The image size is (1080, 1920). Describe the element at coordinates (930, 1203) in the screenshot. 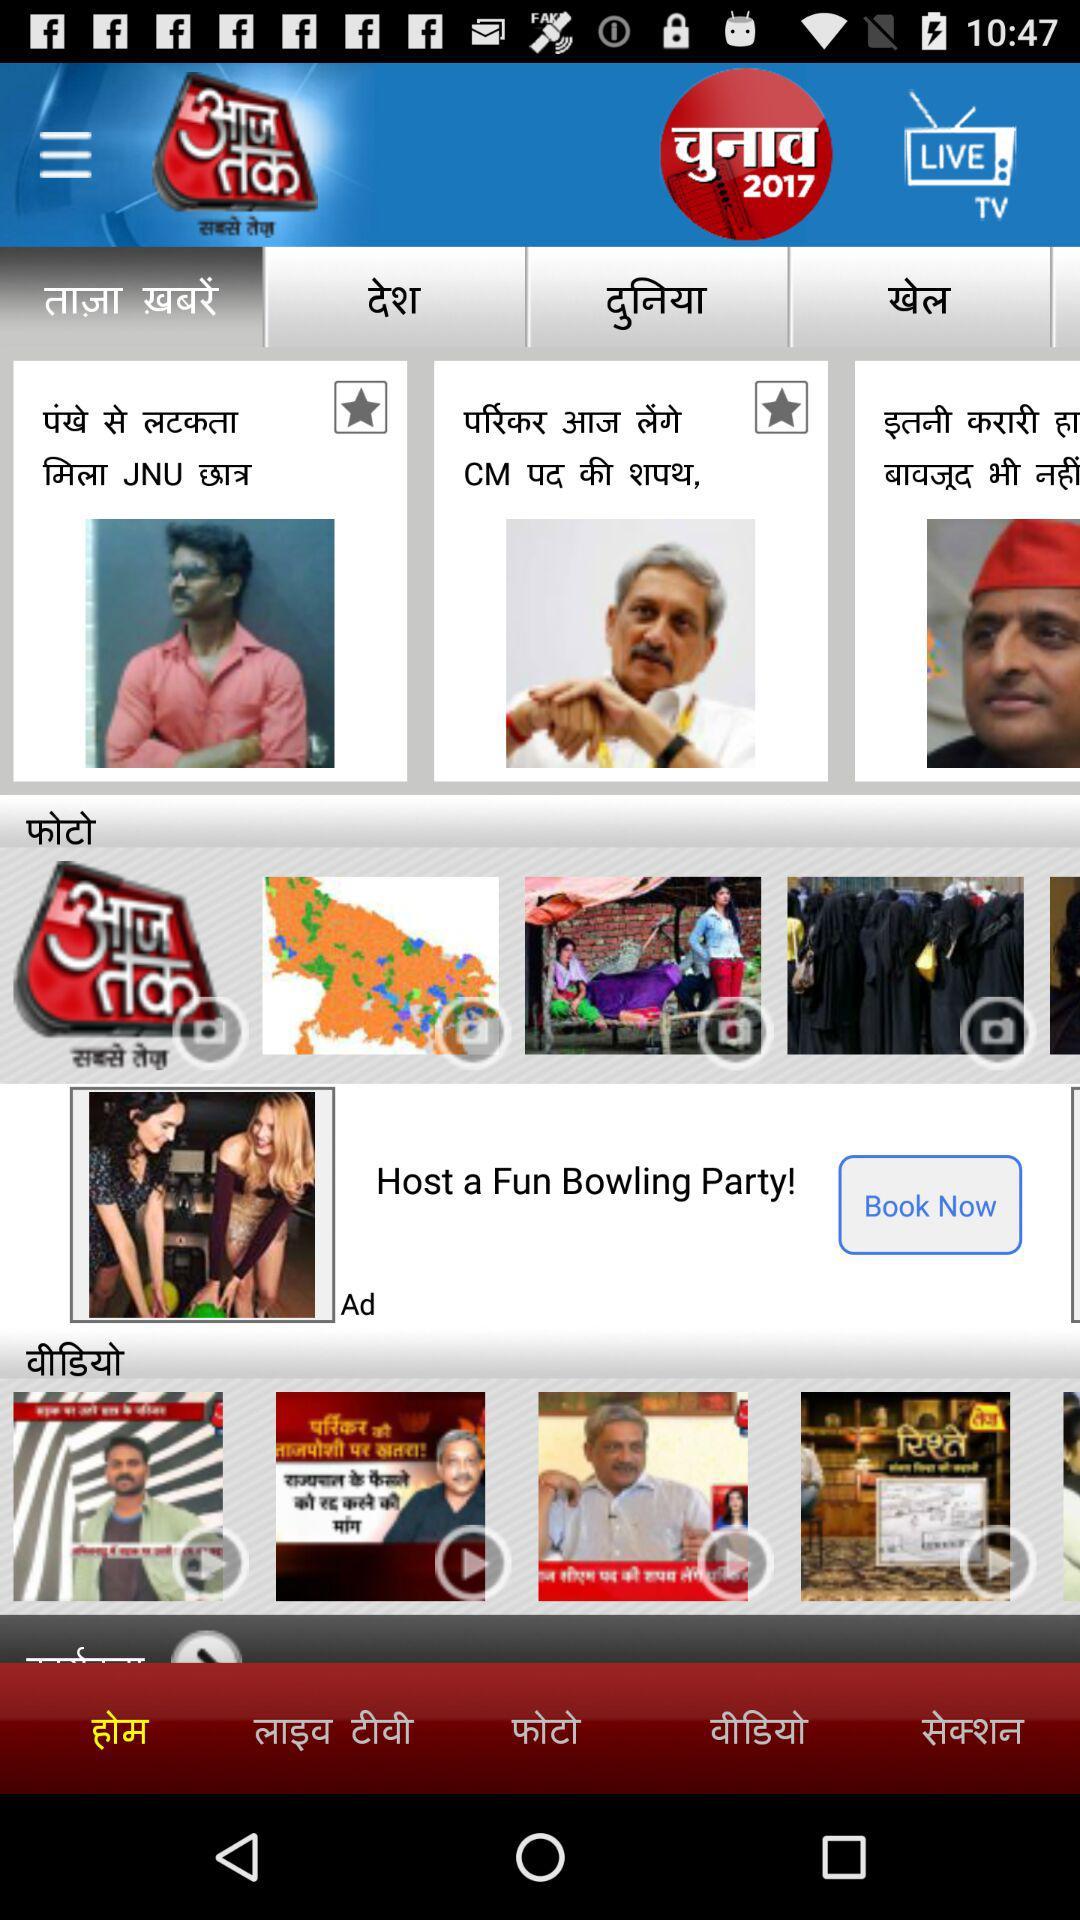

I see `the book now icon` at that location.